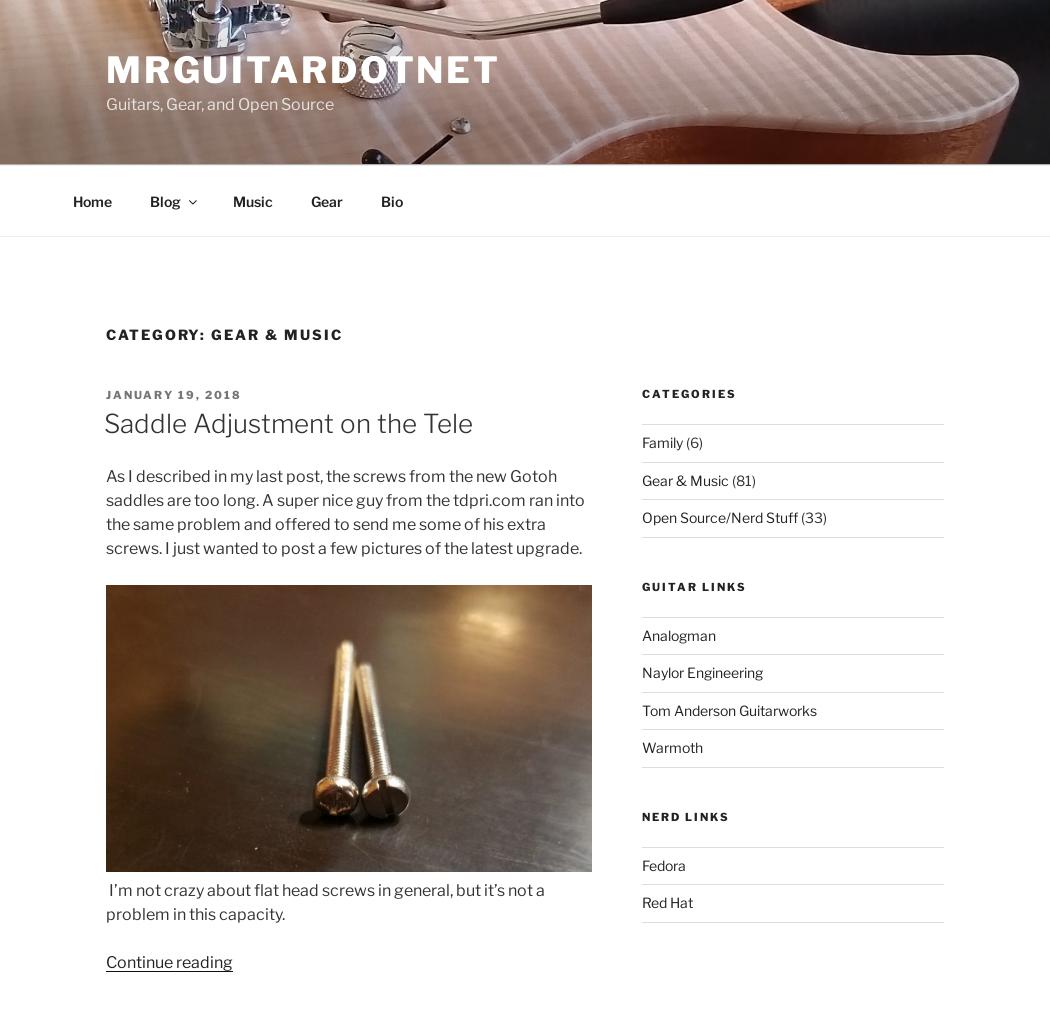  I want to click on 'Naylor Engineering', so click(702, 671).